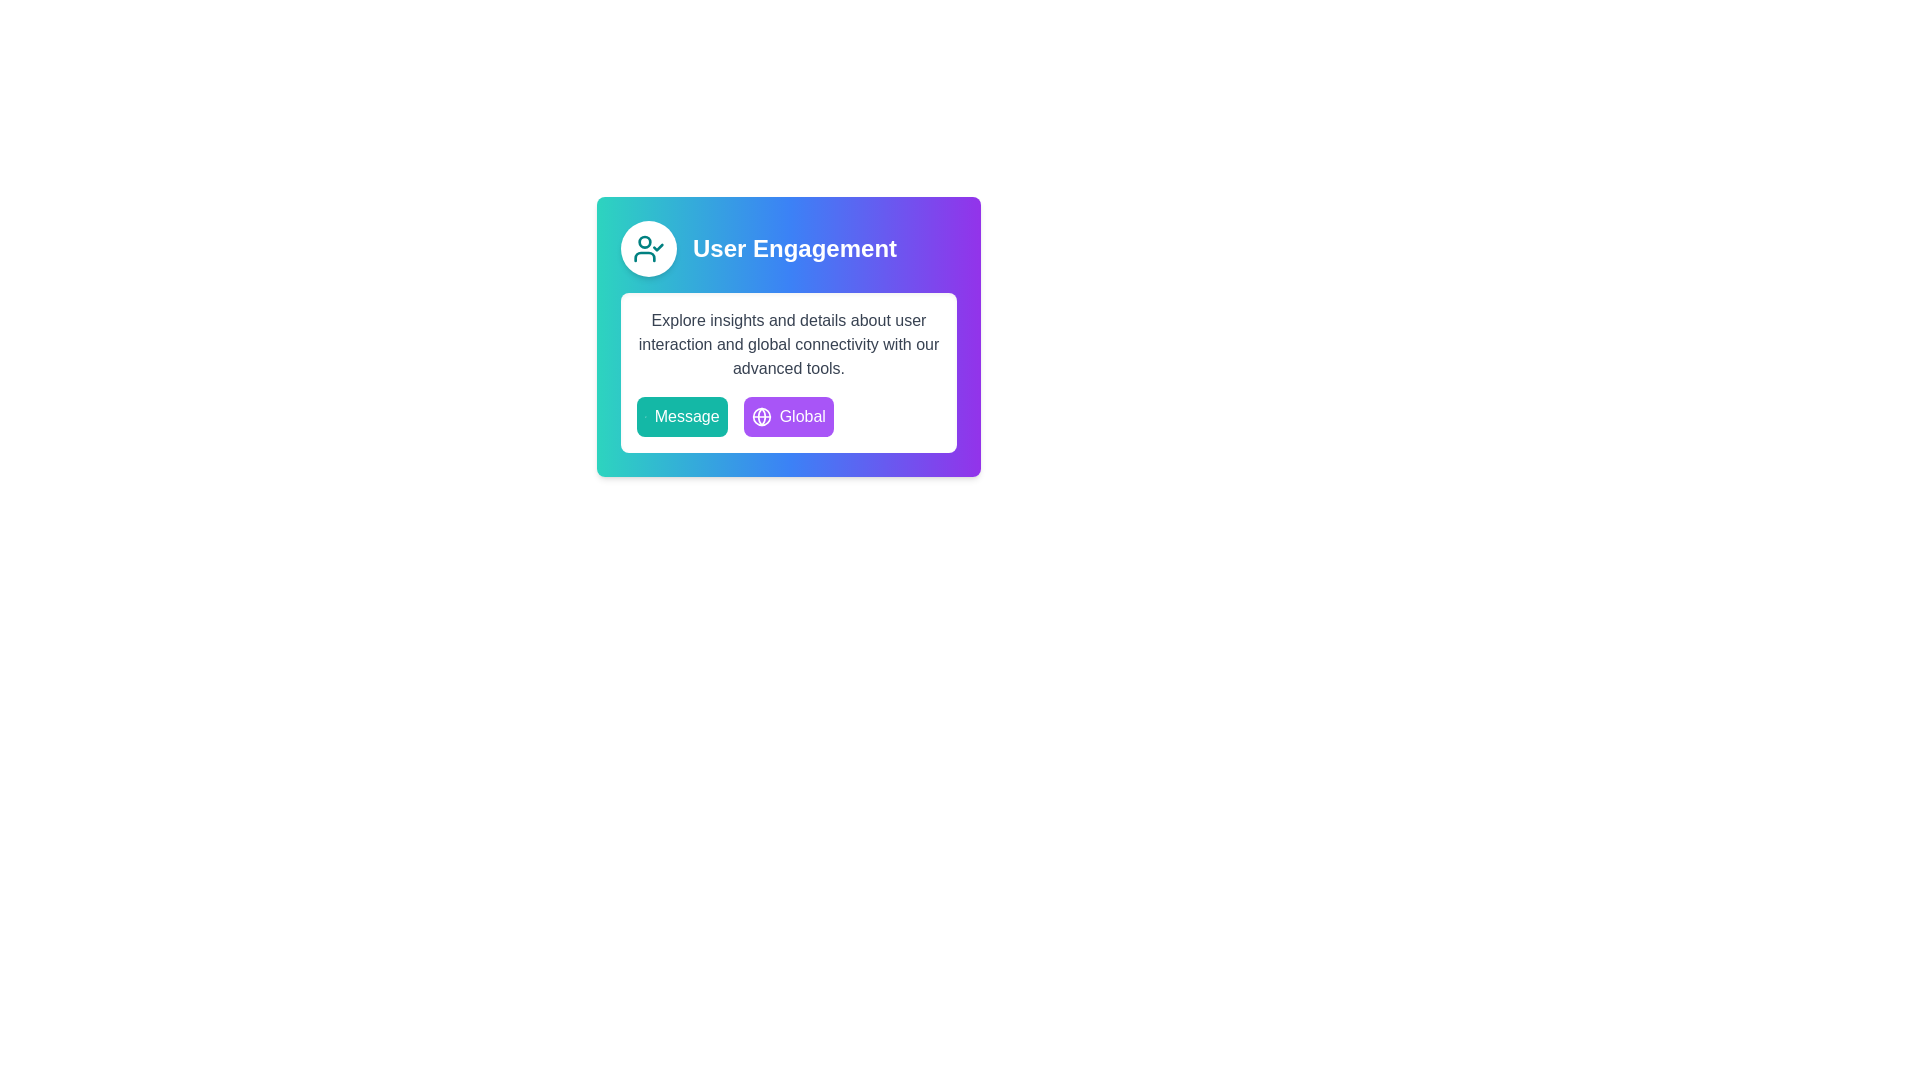 The height and width of the screenshot is (1080, 1920). What do you see at coordinates (682, 415) in the screenshot?
I see `the rectangular teal button labeled 'Message'` at bounding box center [682, 415].